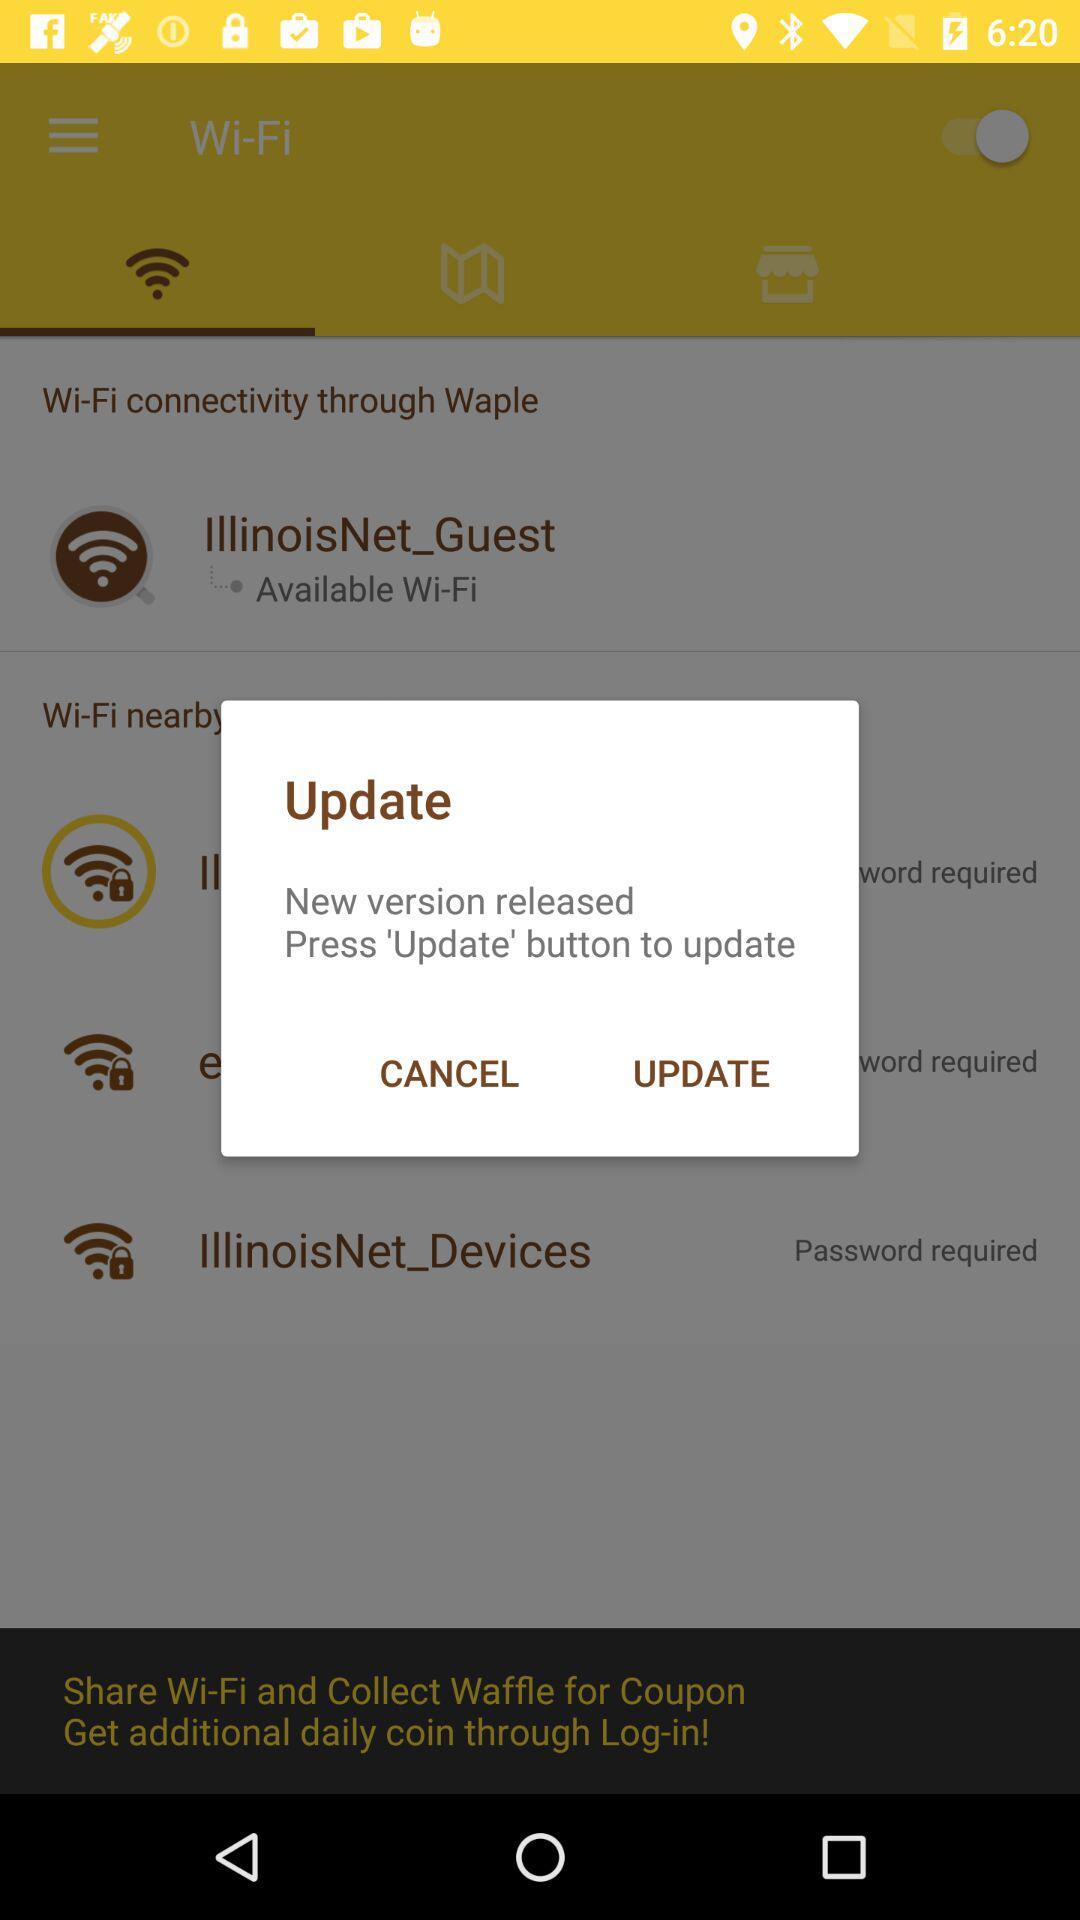 The image size is (1080, 1920). Describe the element at coordinates (448, 1071) in the screenshot. I see `item below new version released` at that location.